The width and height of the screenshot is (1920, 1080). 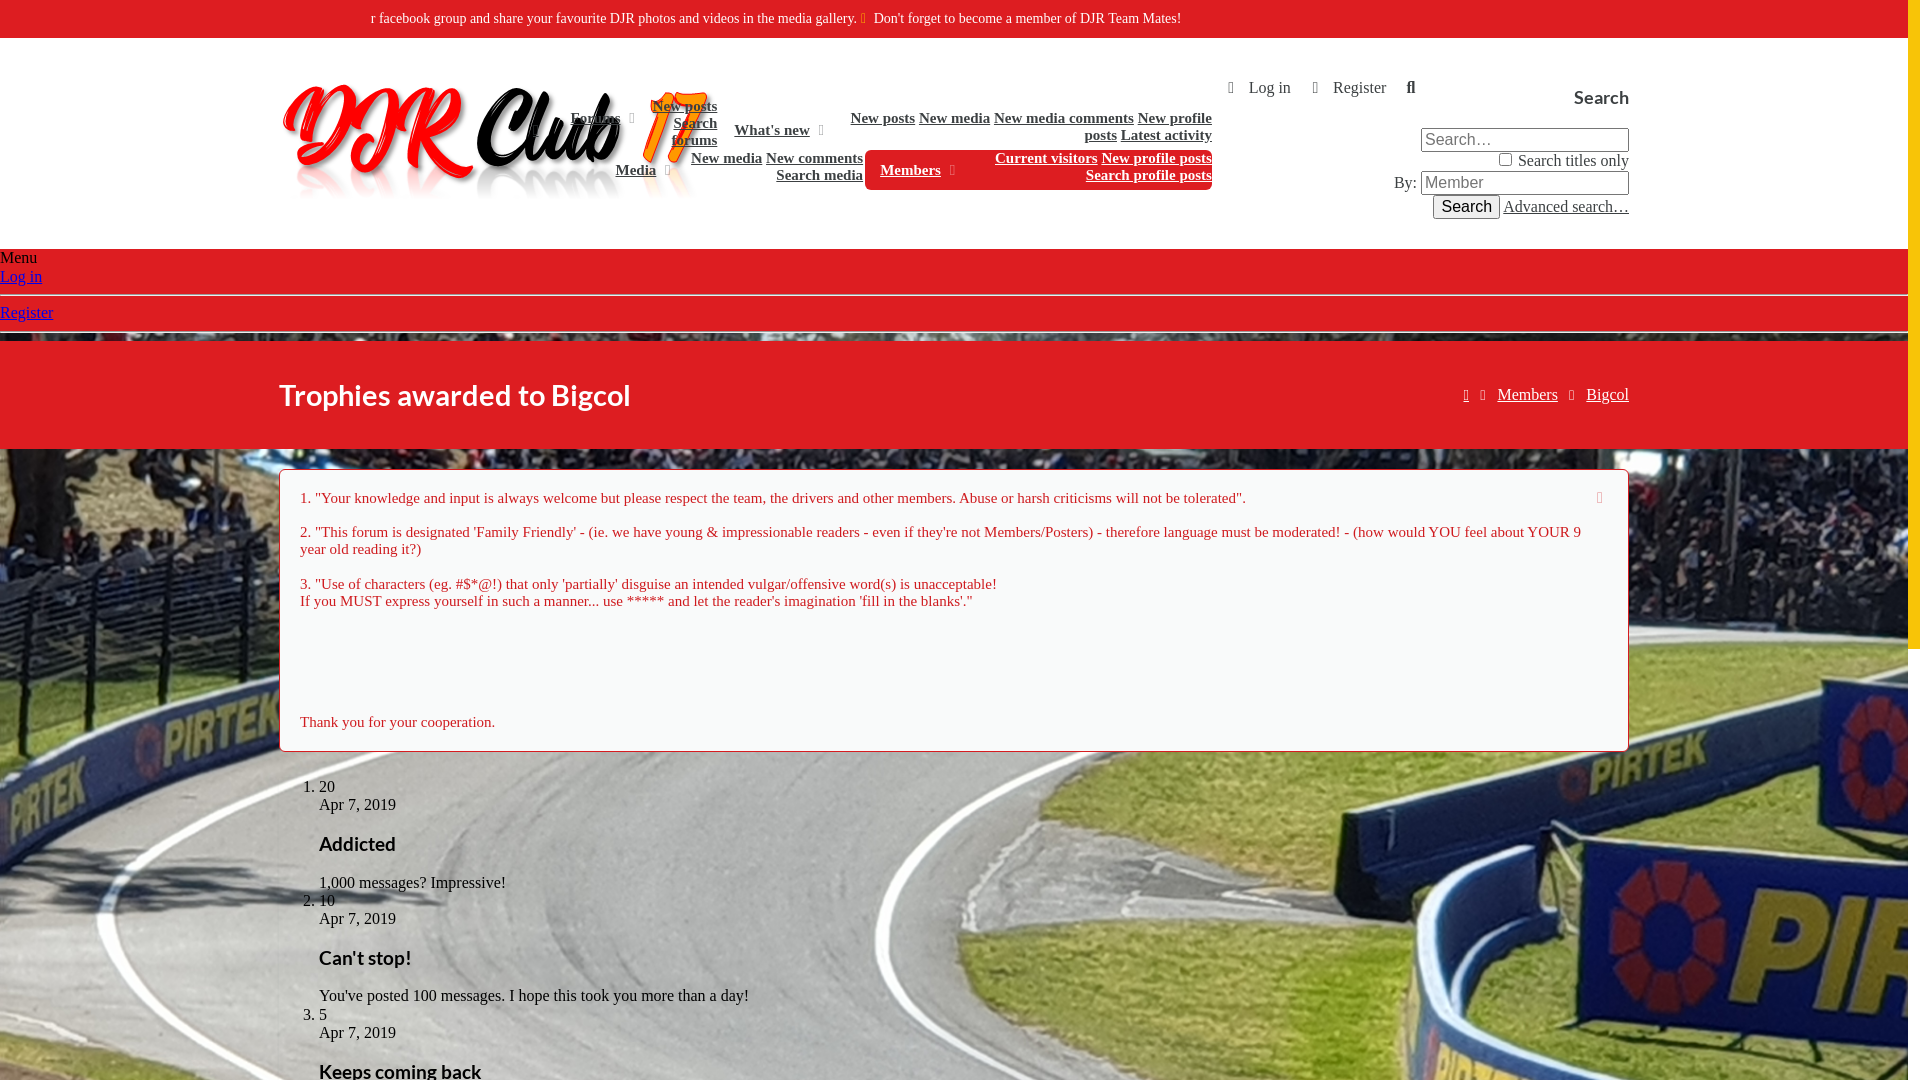 I want to click on 'Search', so click(x=1466, y=207).